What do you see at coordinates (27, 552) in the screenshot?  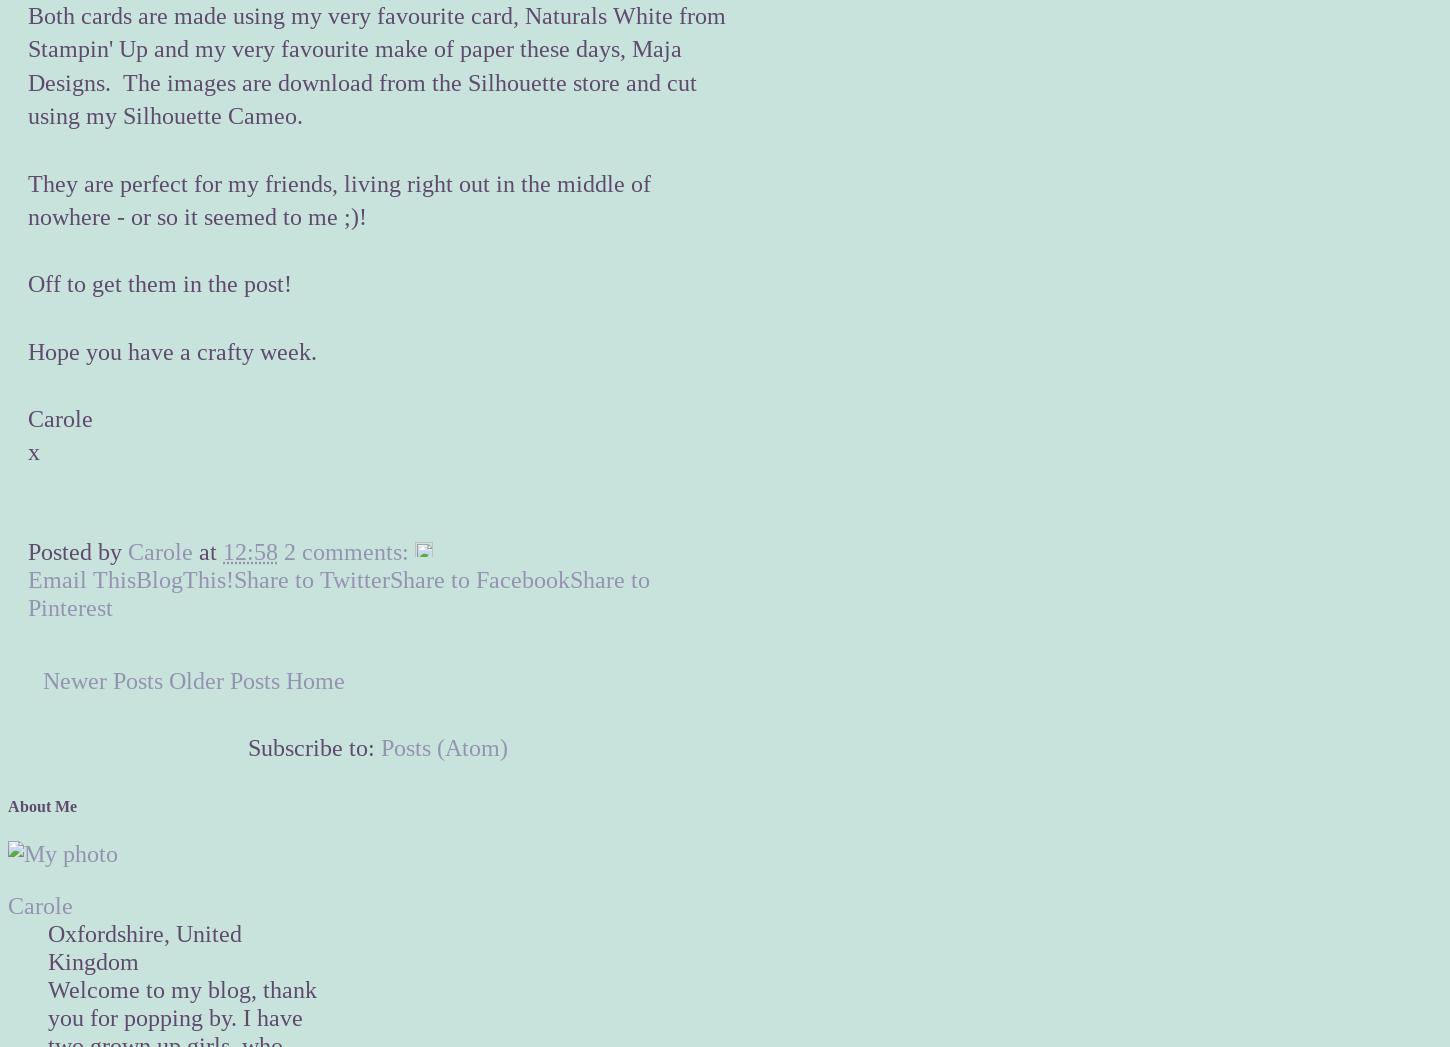 I see `'Posted by'` at bounding box center [27, 552].